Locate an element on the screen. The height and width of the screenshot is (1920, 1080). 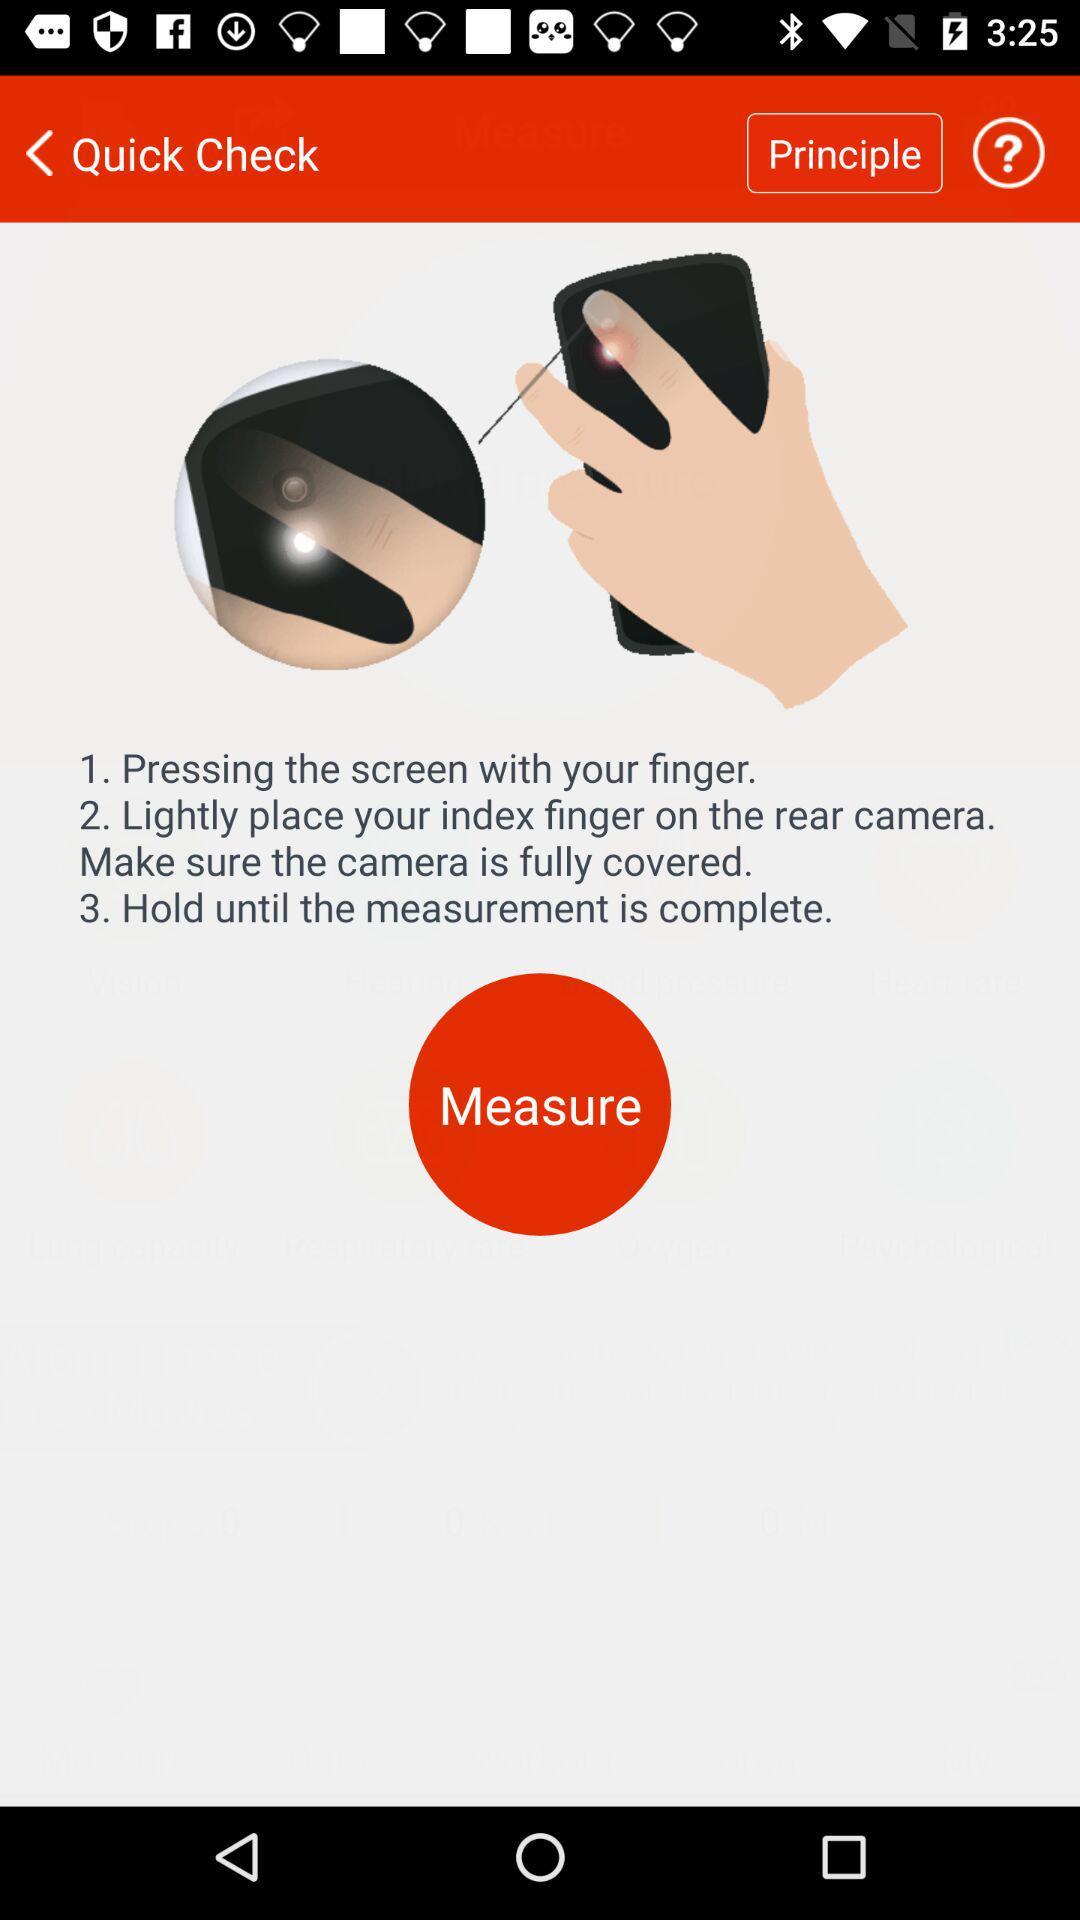
the principle is located at coordinates (844, 139).